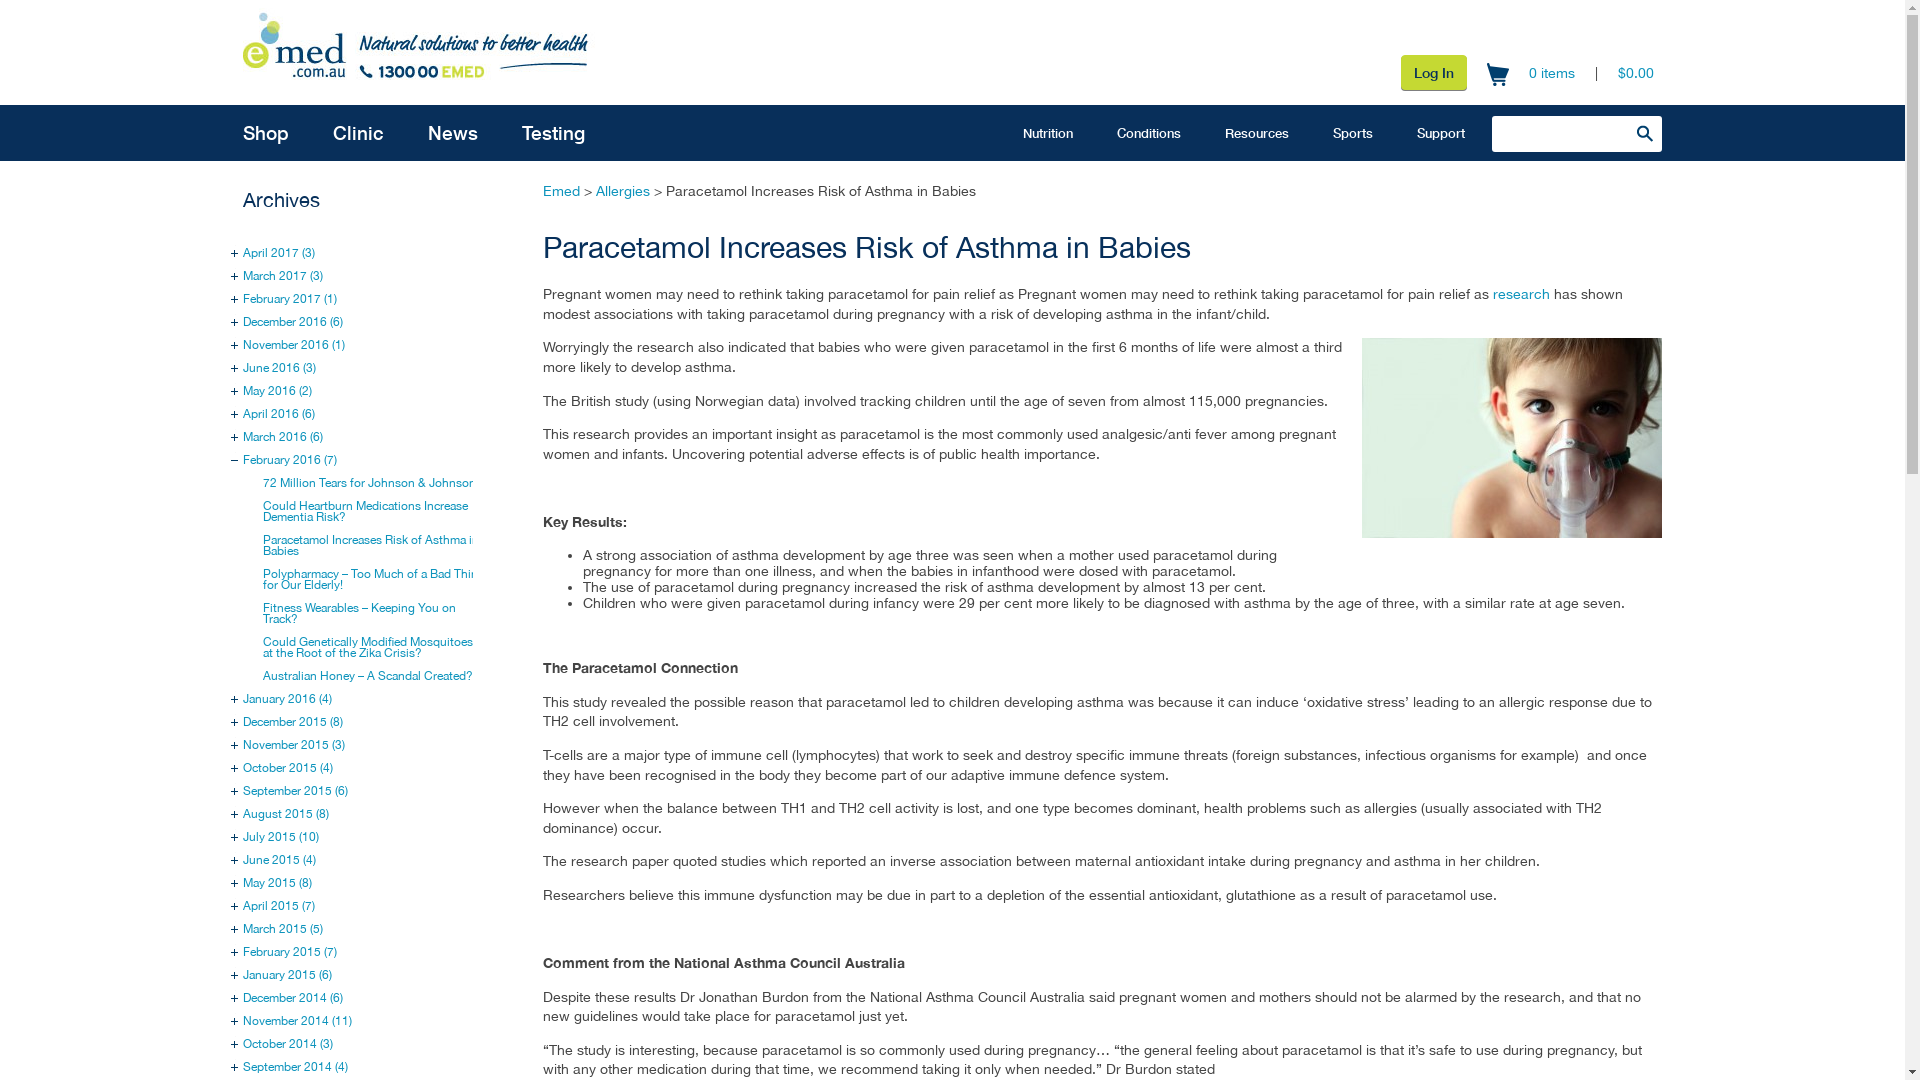  I want to click on 'February 2016 (7)', so click(242, 459).